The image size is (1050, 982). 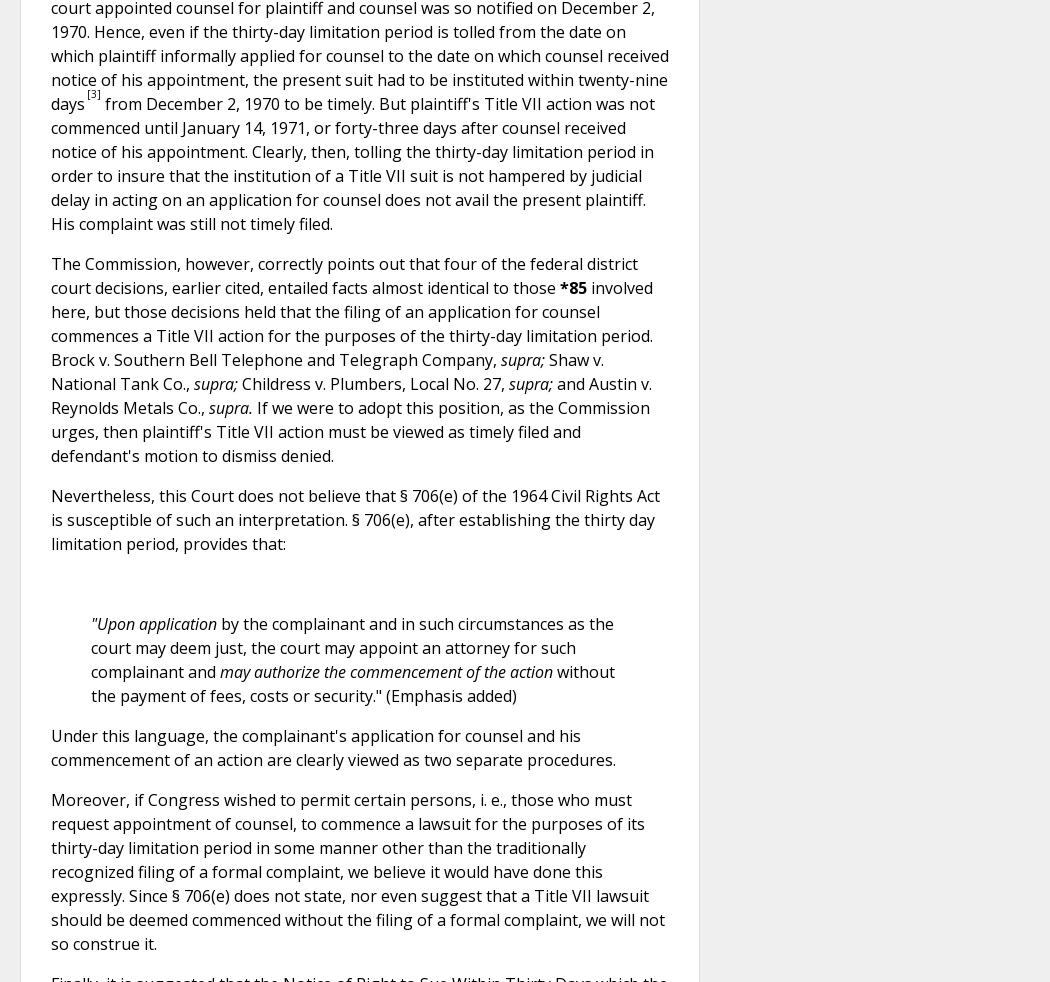 I want to click on 'Nevertheless, this Court does not believe that § 706(e) of the 1964 Civil Rights Act is susceptible of such an interpretation. § 706(e), after establishing the thirty day limitation period, provides that:', so click(x=354, y=517).